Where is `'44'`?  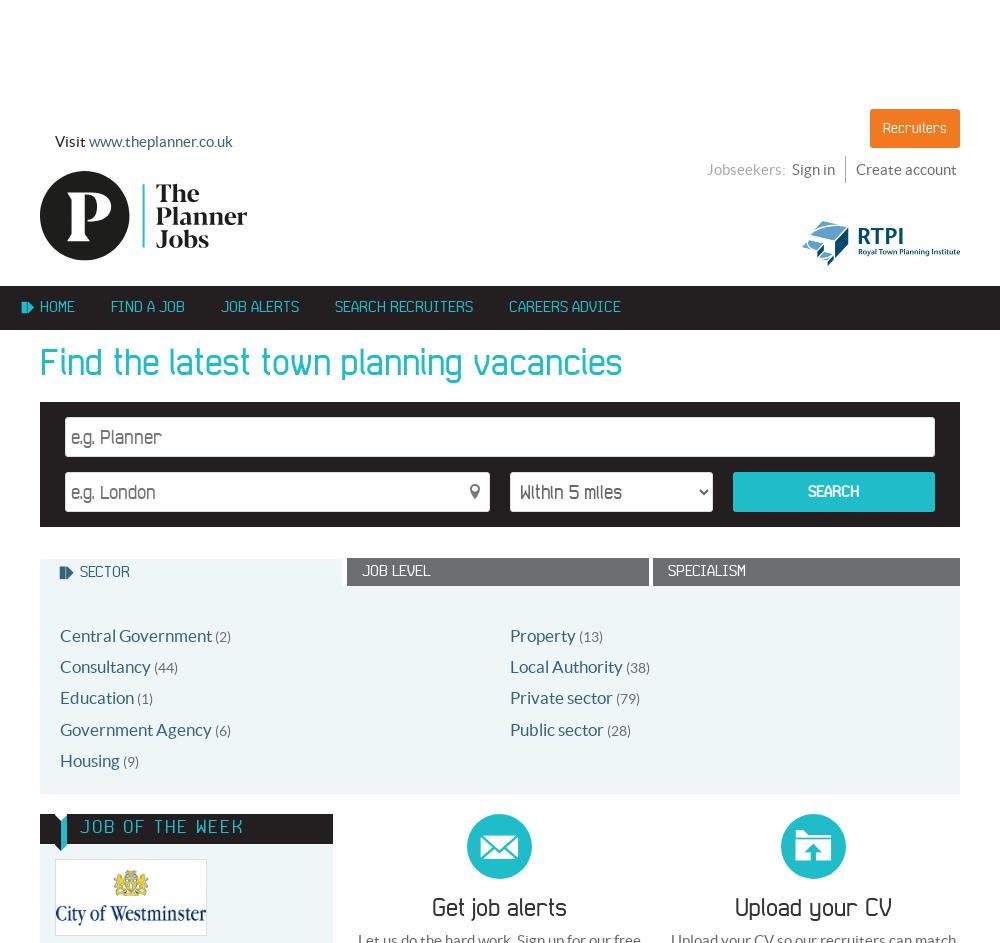 '44' is located at coordinates (166, 666).